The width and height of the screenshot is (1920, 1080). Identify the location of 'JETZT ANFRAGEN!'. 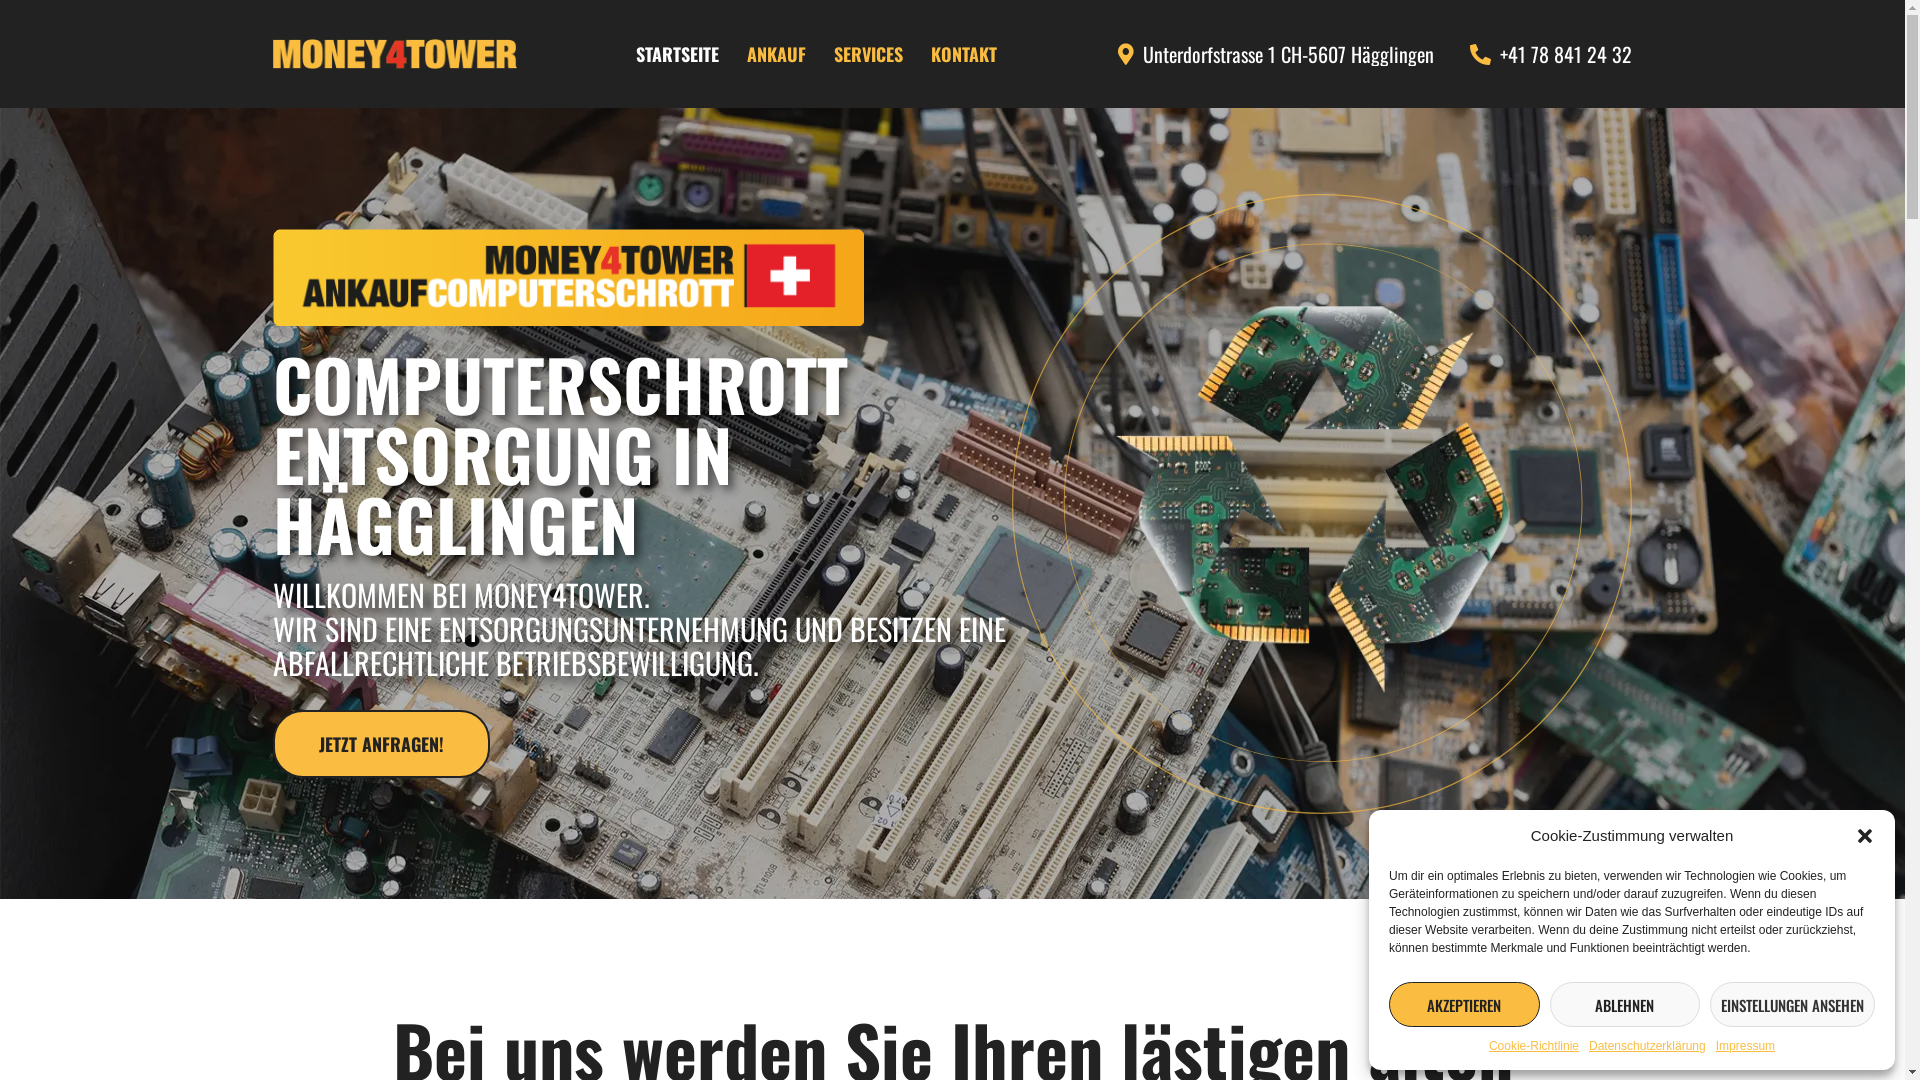
(380, 744).